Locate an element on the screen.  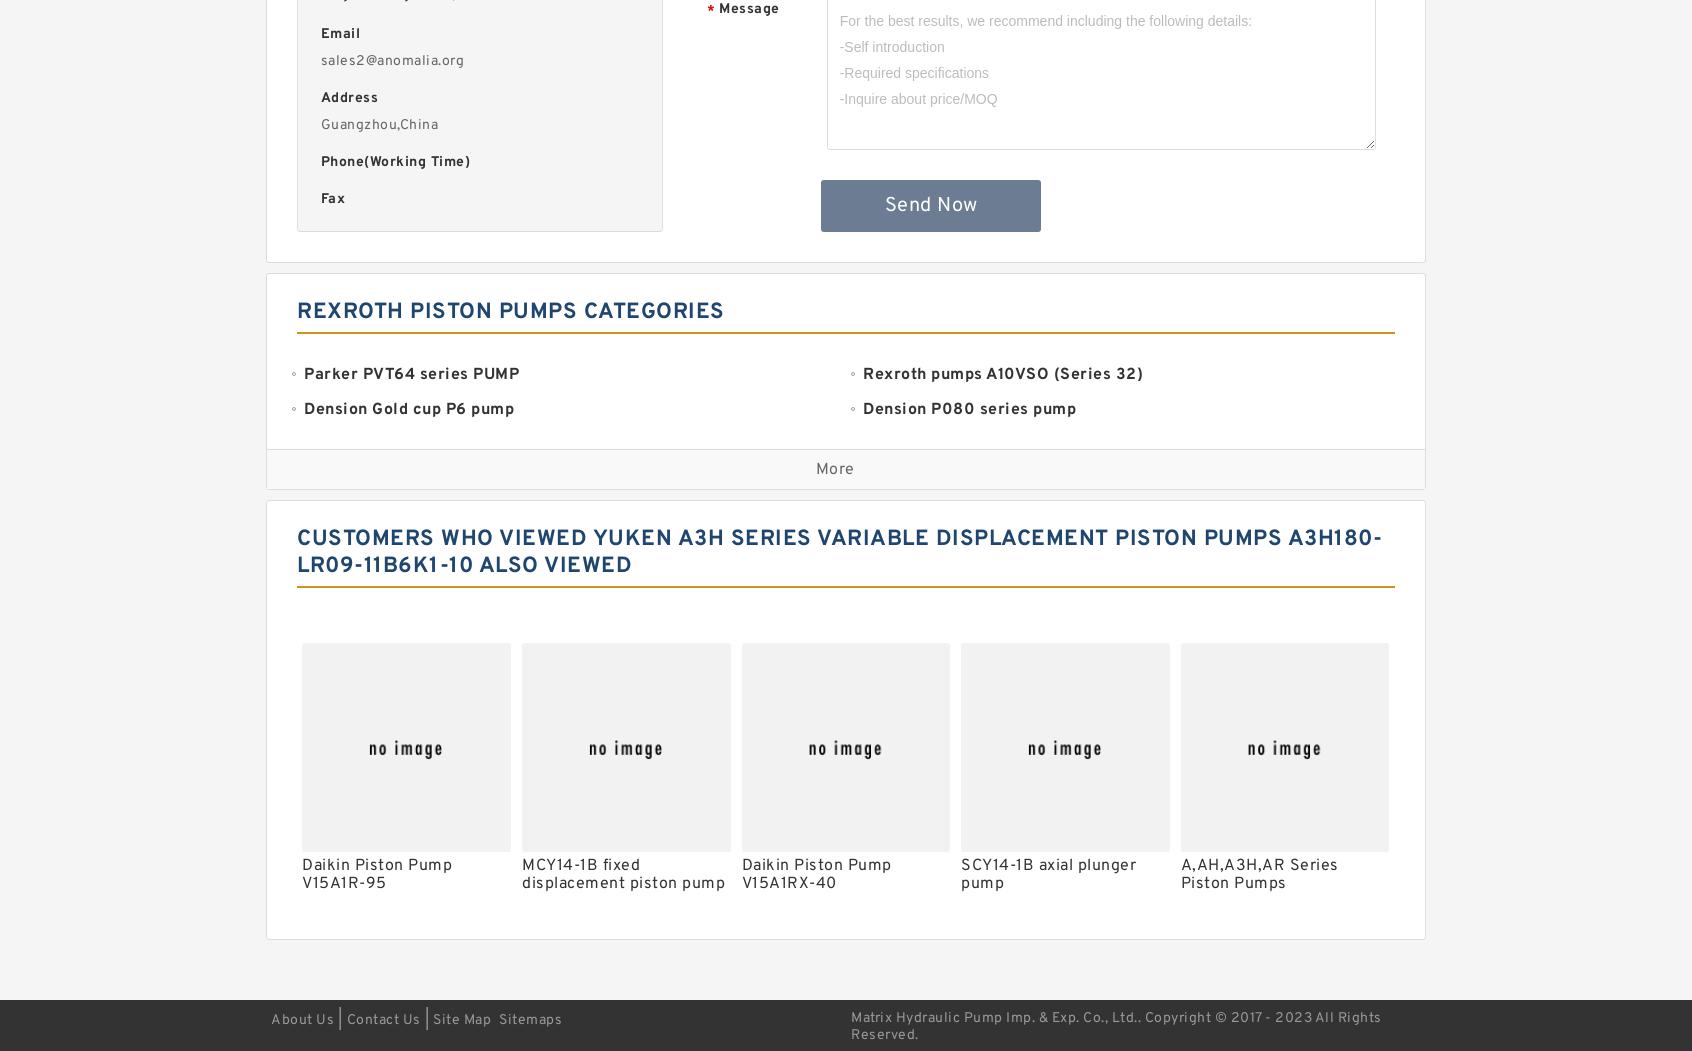
'Dension Gold cup P6 pump' is located at coordinates (408, 409).